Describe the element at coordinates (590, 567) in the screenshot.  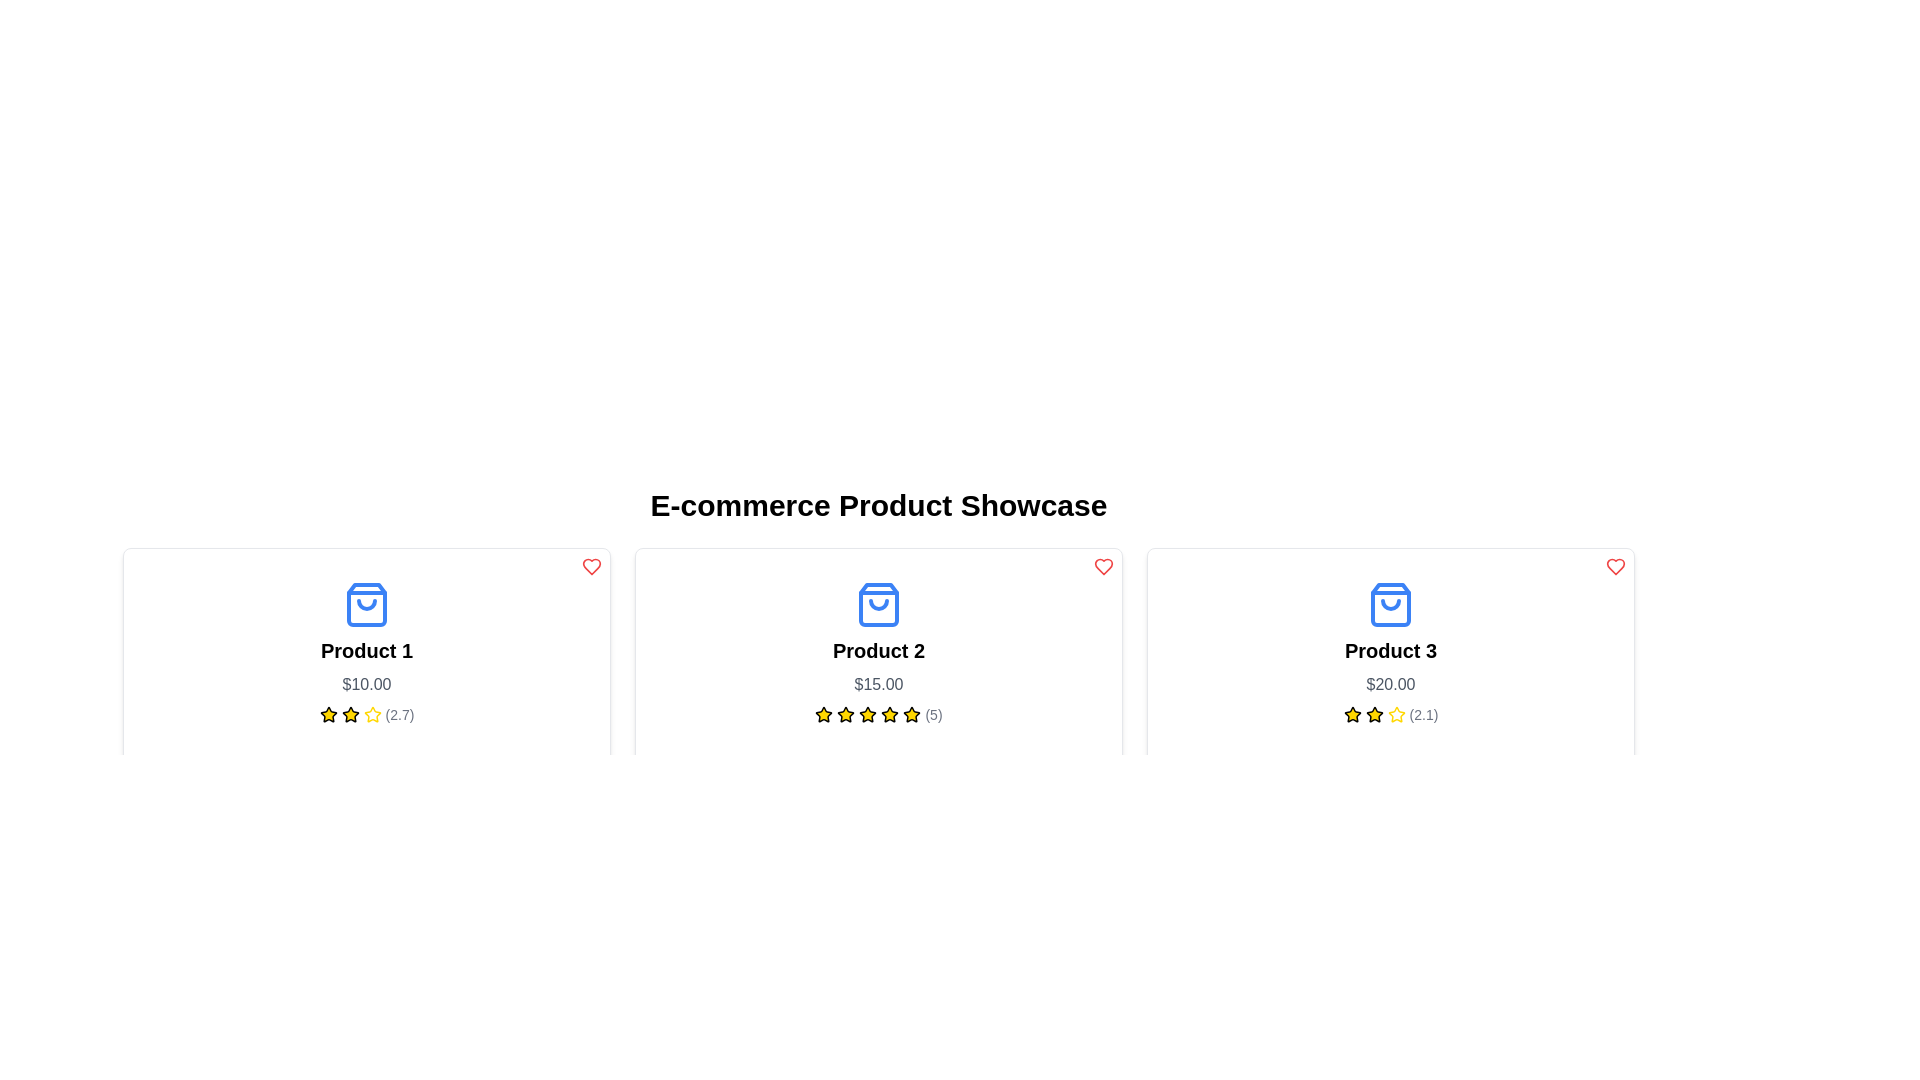
I see `the heart icon in the top-right corner of 'Product 3' to potentially reveal a tooltip` at that location.